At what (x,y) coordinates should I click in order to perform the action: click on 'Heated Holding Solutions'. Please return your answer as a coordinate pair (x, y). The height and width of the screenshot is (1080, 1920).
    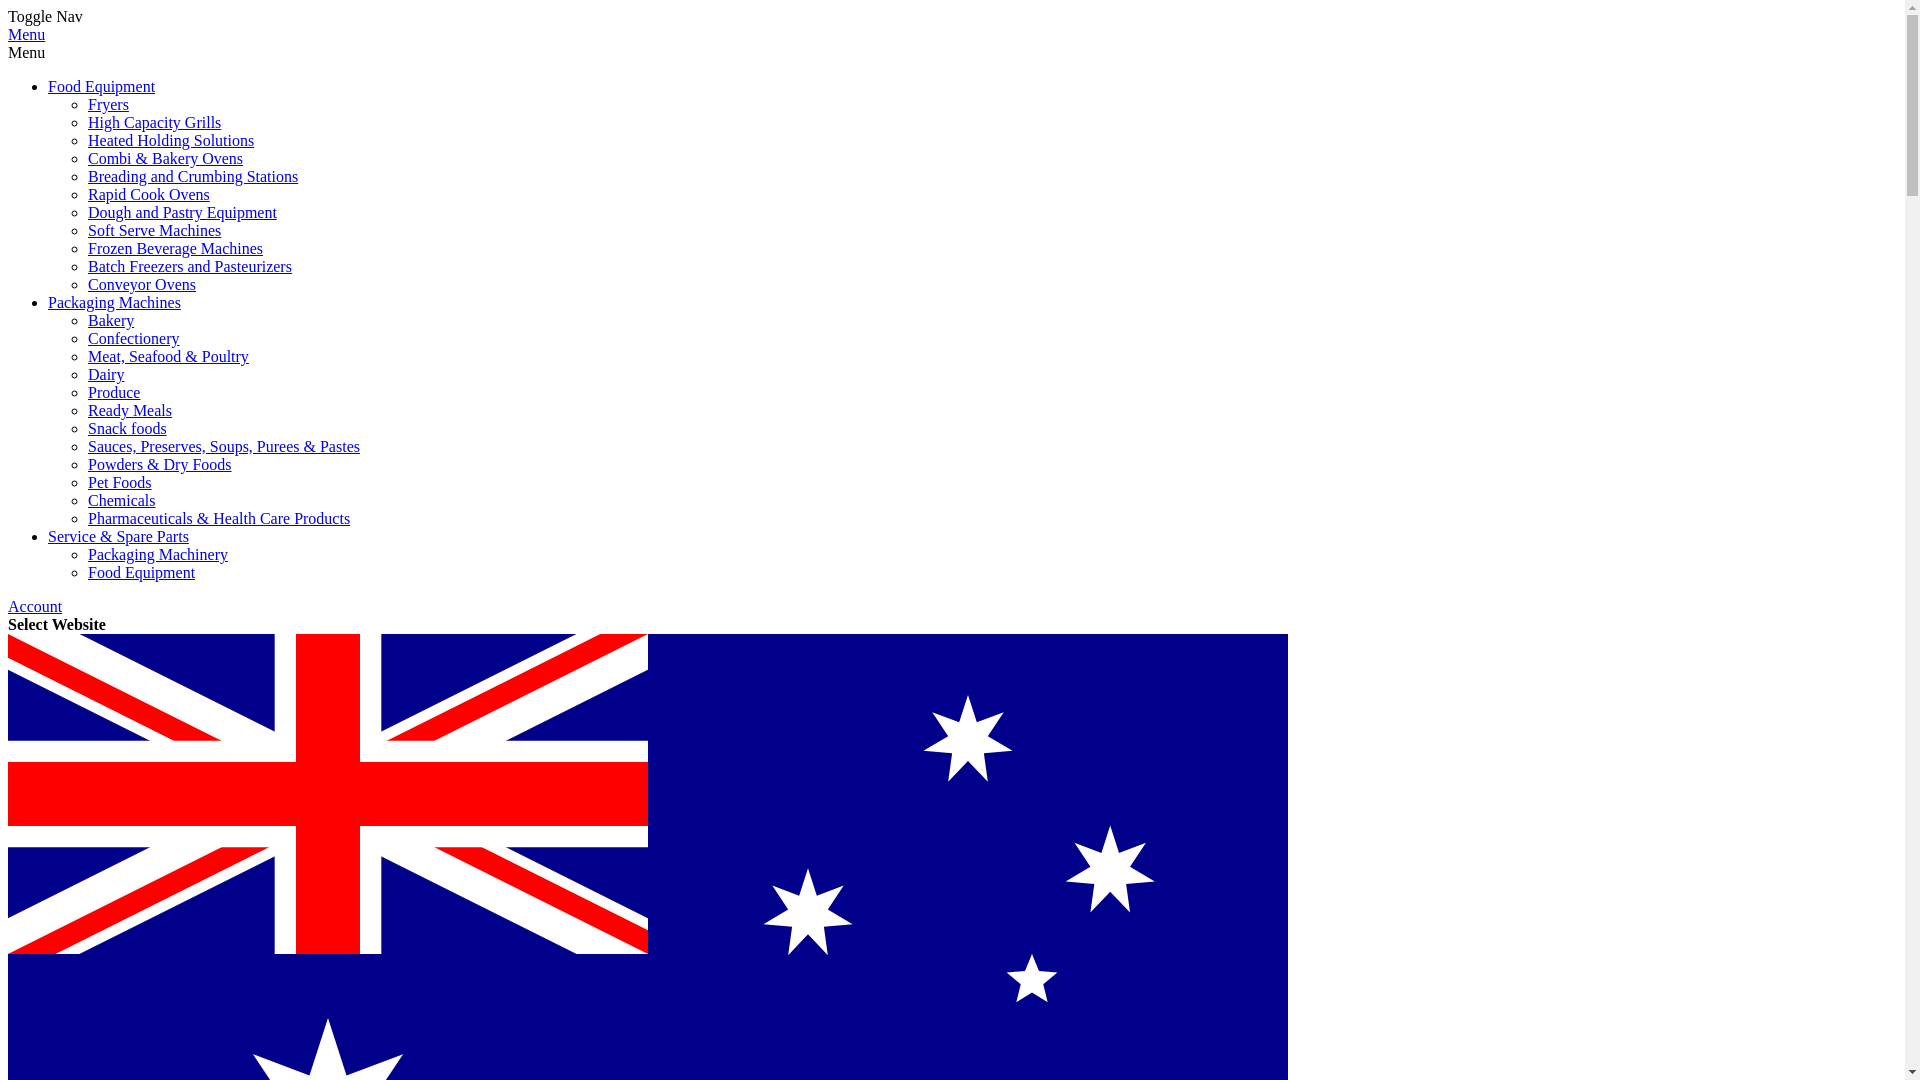
    Looking at the image, I should click on (171, 139).